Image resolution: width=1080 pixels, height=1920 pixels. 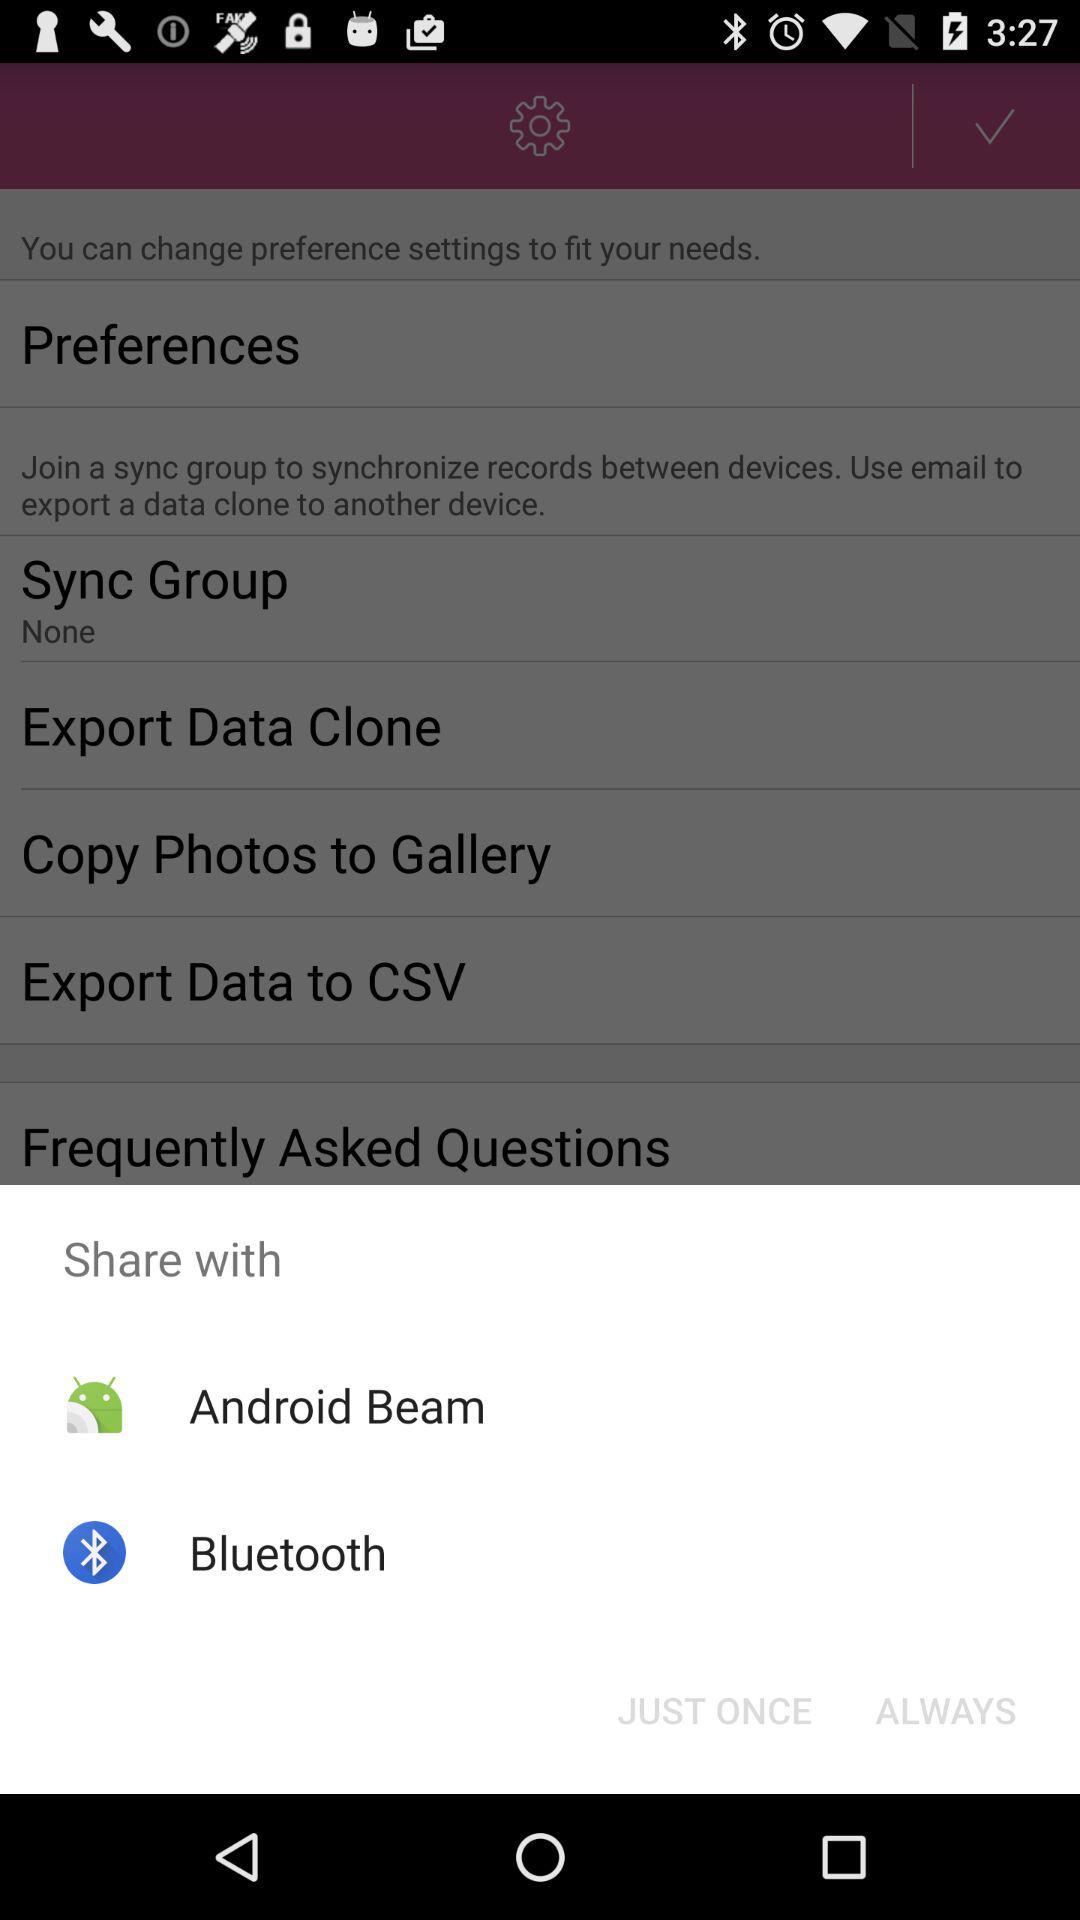 I want to click on just once item, so click(x=713, y=1708).